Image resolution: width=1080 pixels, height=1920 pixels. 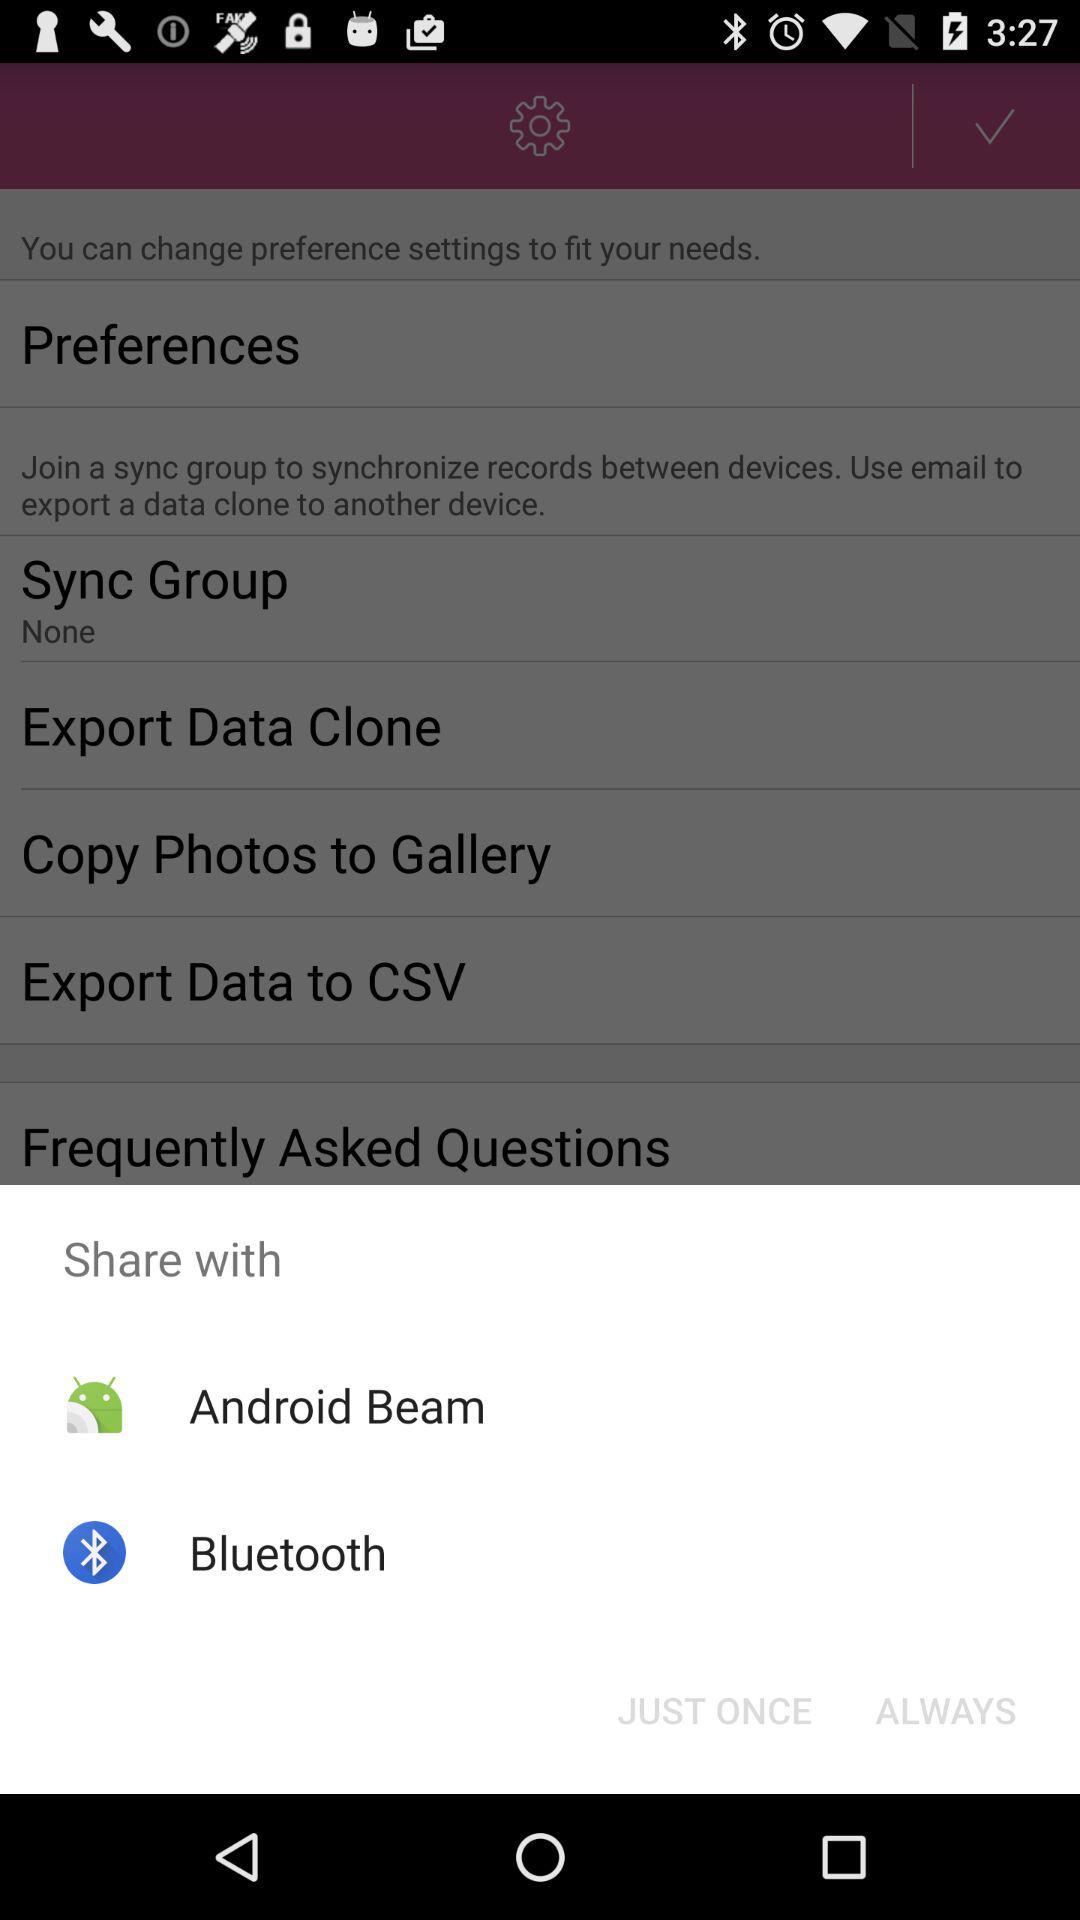 I want to click on just once item, so click(x=713, y=1708).